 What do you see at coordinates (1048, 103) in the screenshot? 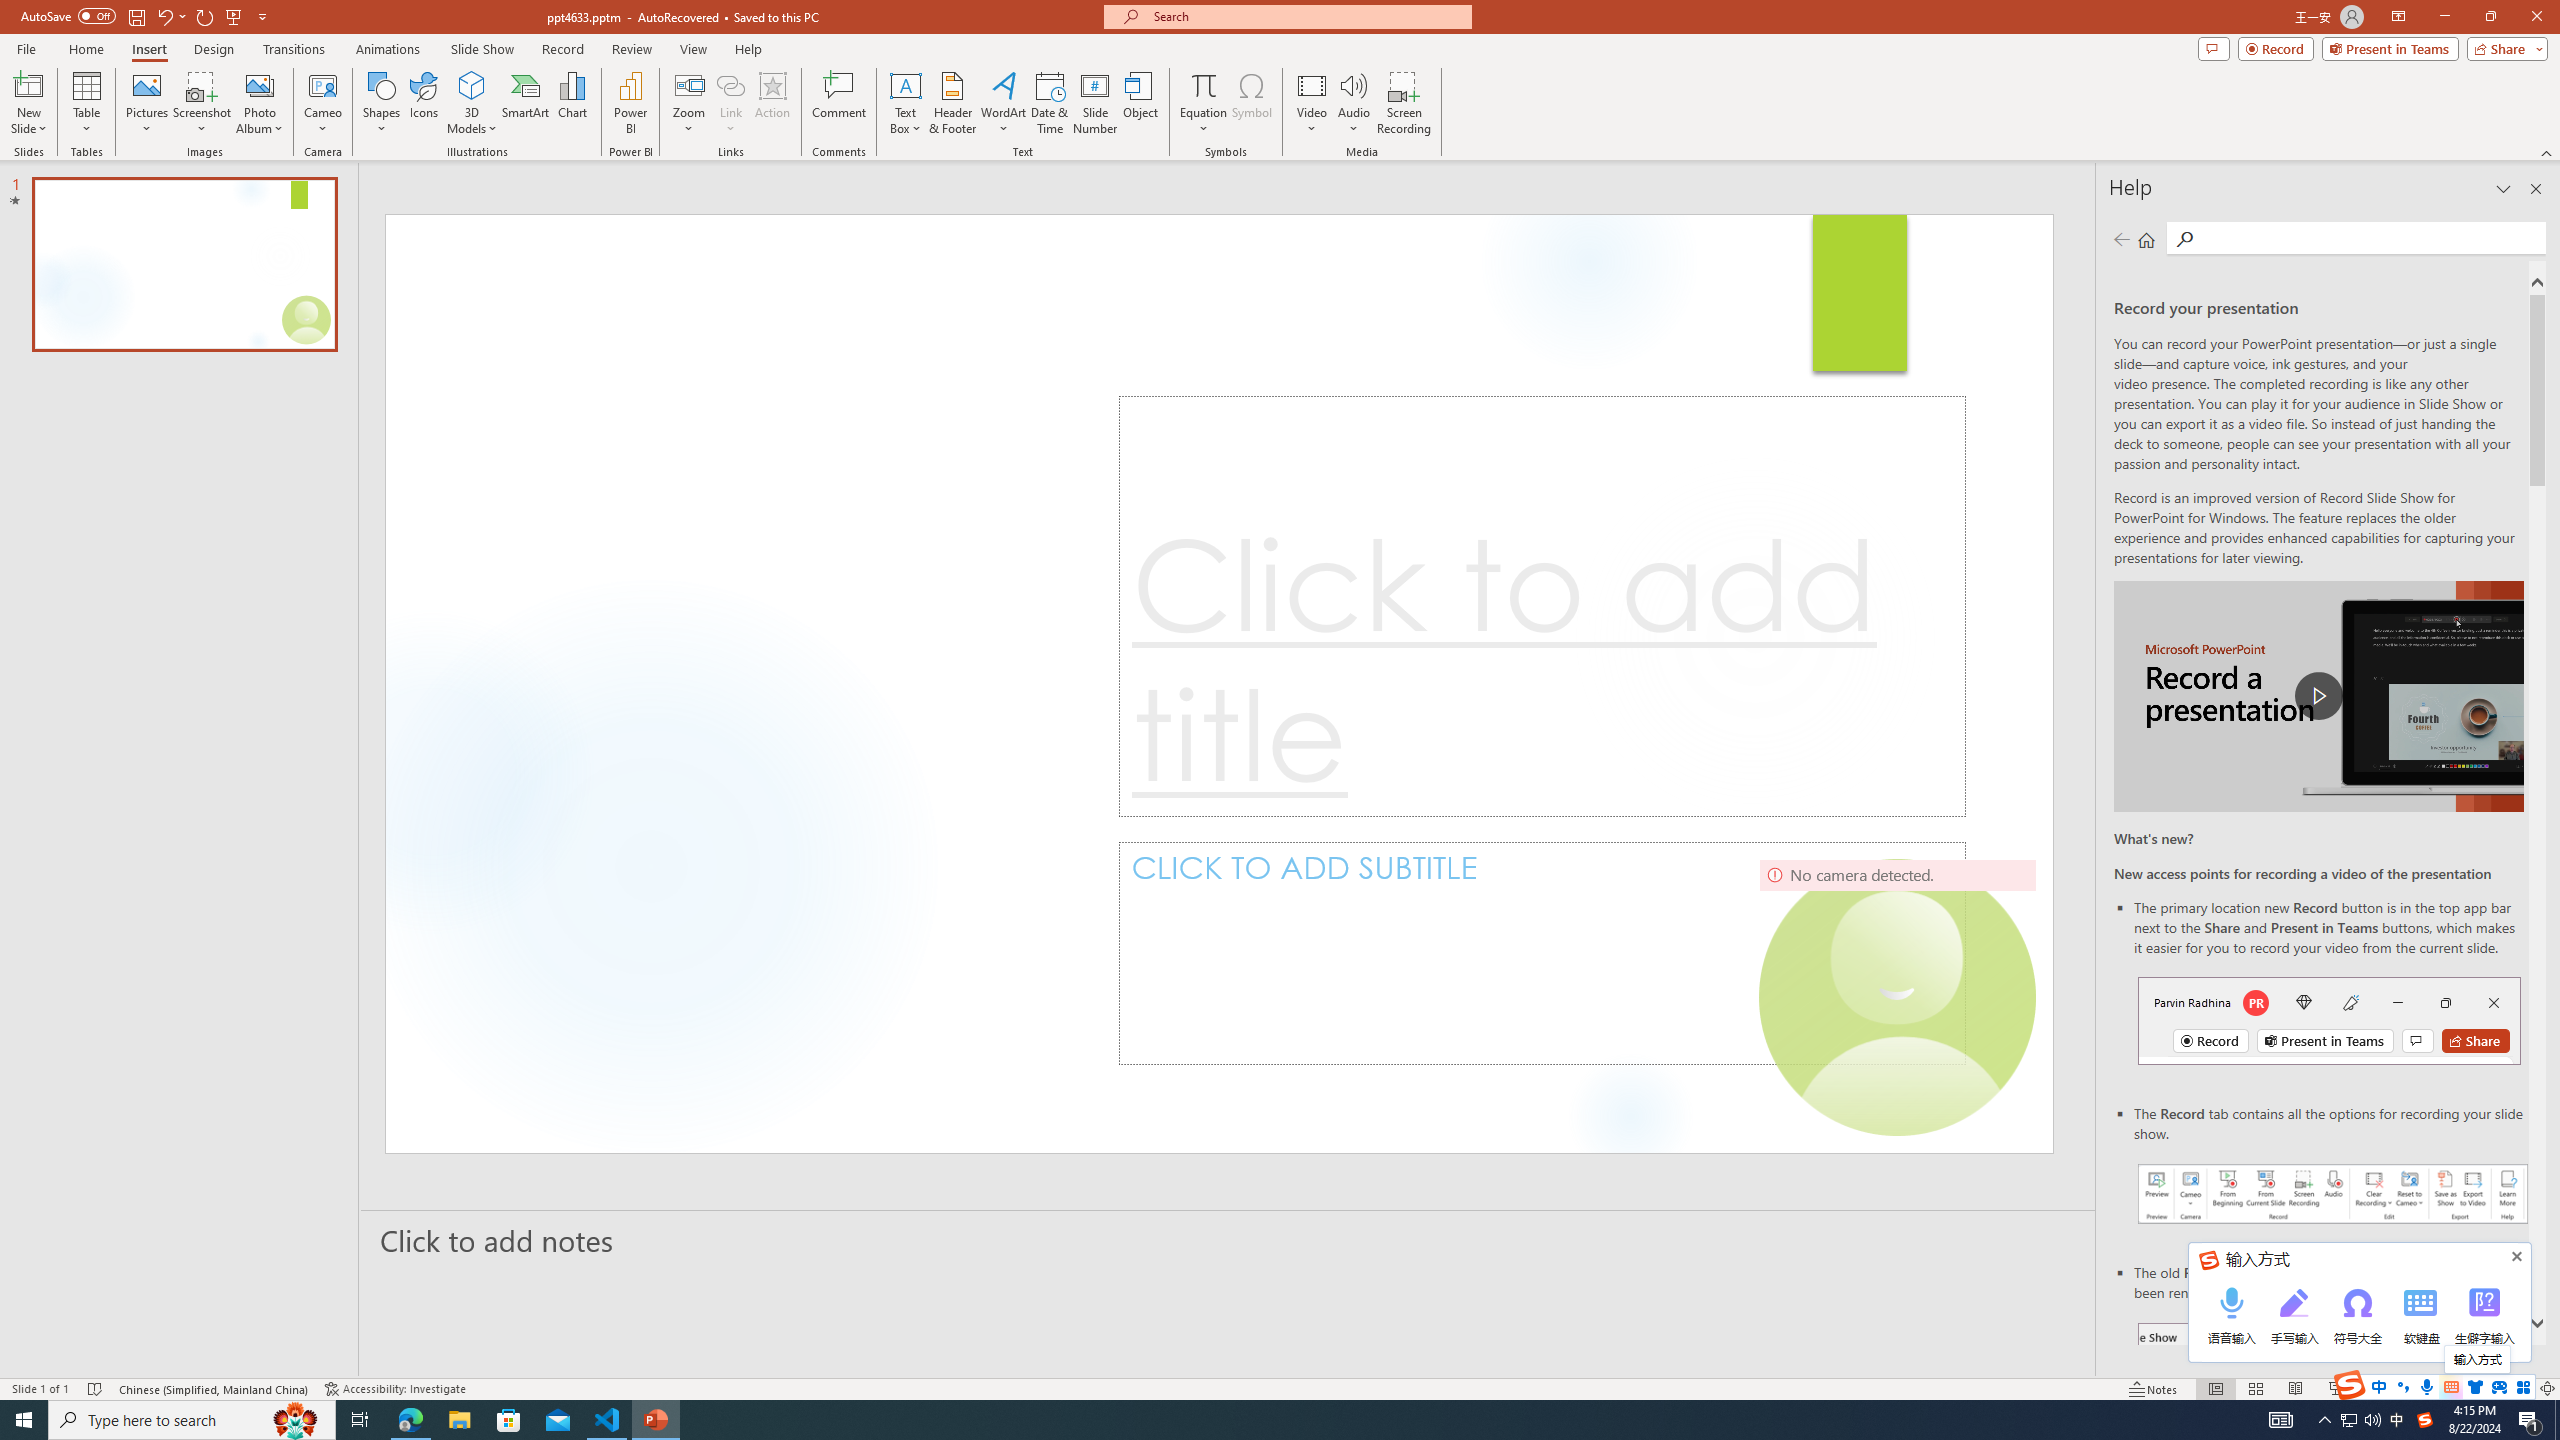
I see `'Date & Time...'` at bounding box center [1048, 103].